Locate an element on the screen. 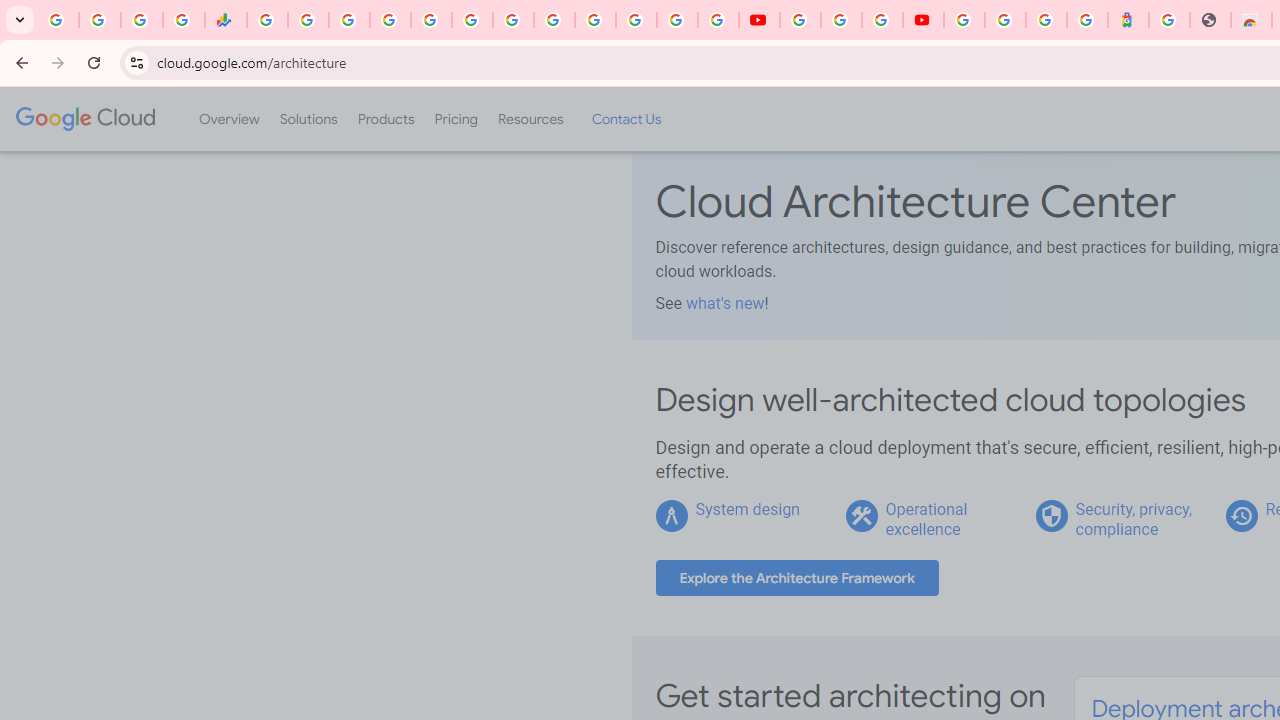  'Solutions' is located at coordinates (307, 119).